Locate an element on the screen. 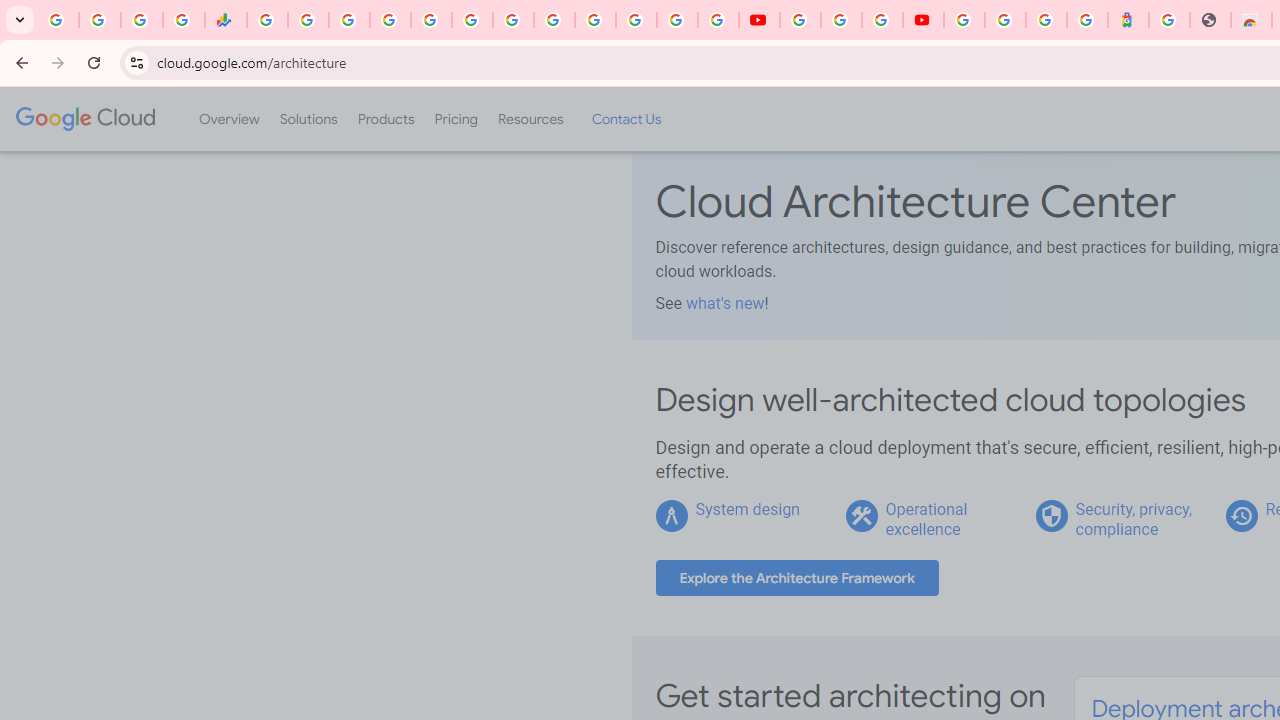  'Solutions' is located at coordinates (307, 119).